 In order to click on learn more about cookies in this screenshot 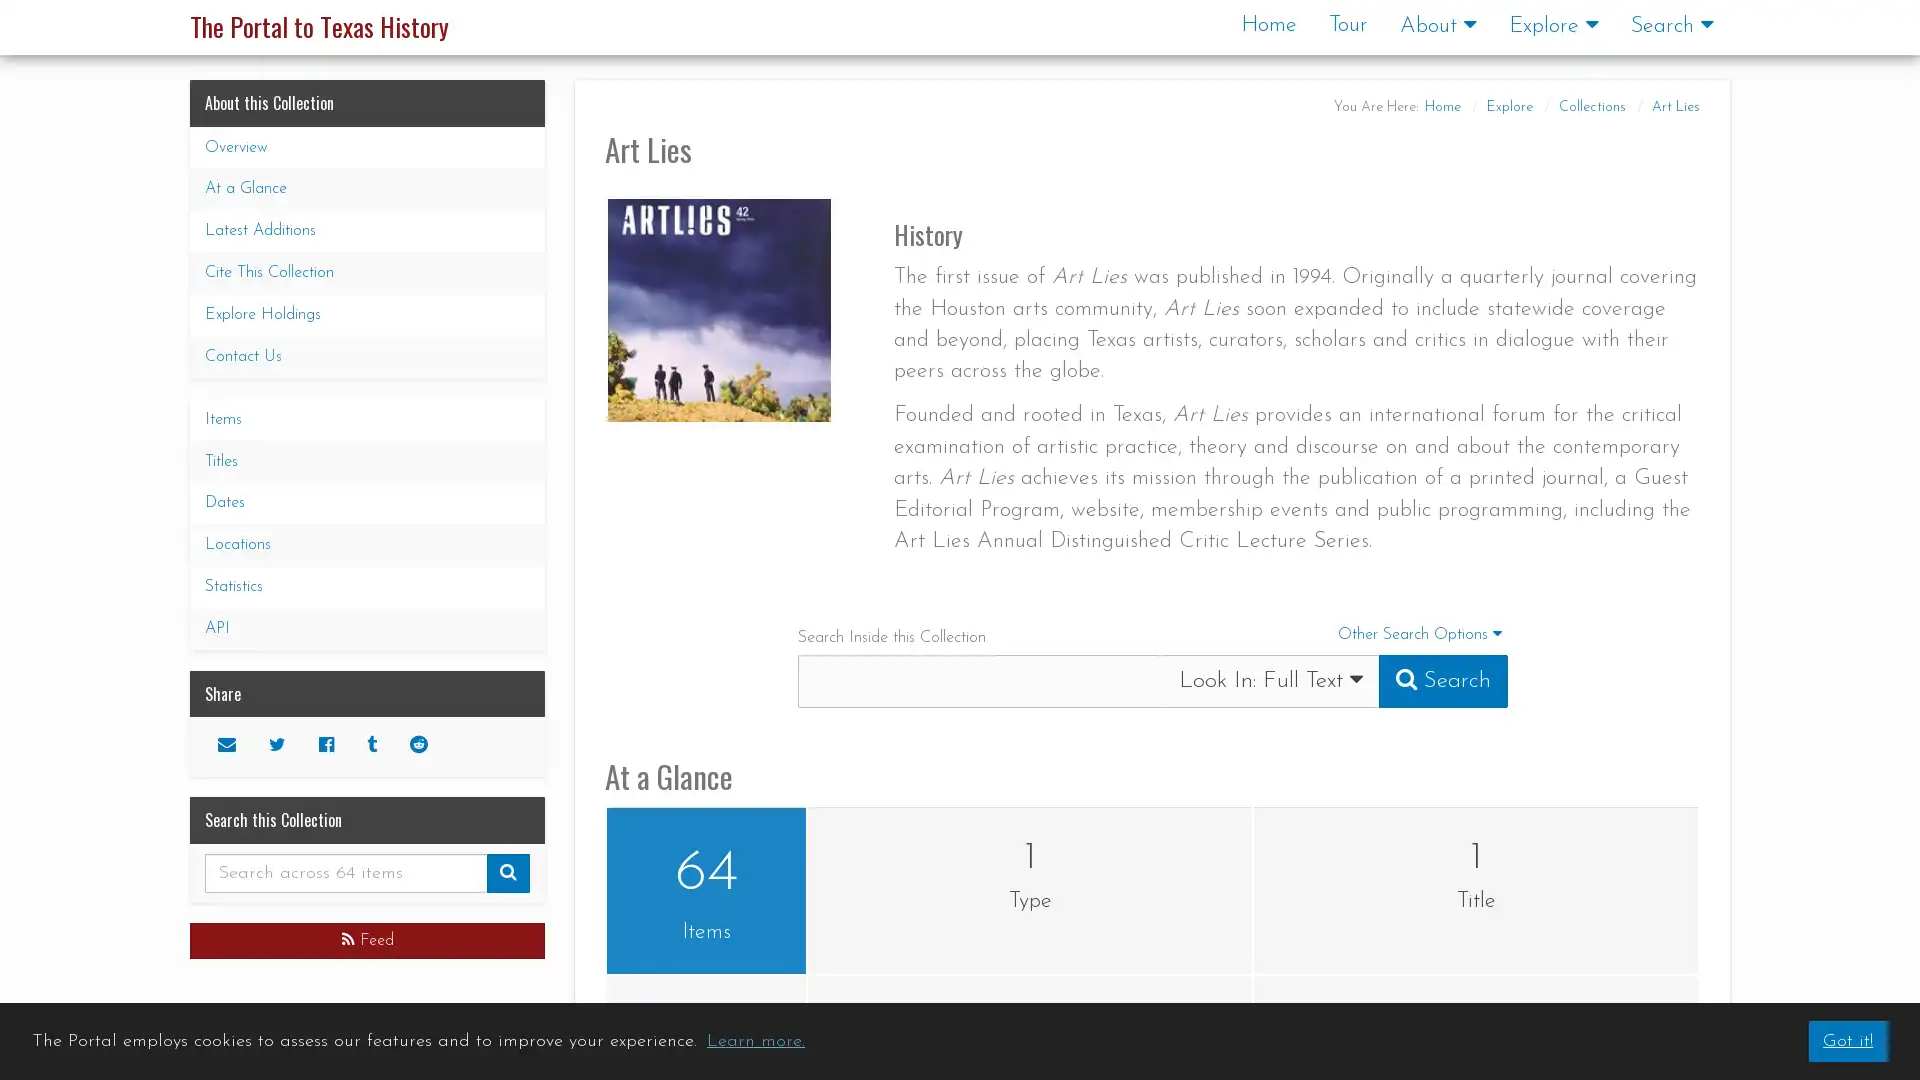, I will do `click(754, 1040)`.